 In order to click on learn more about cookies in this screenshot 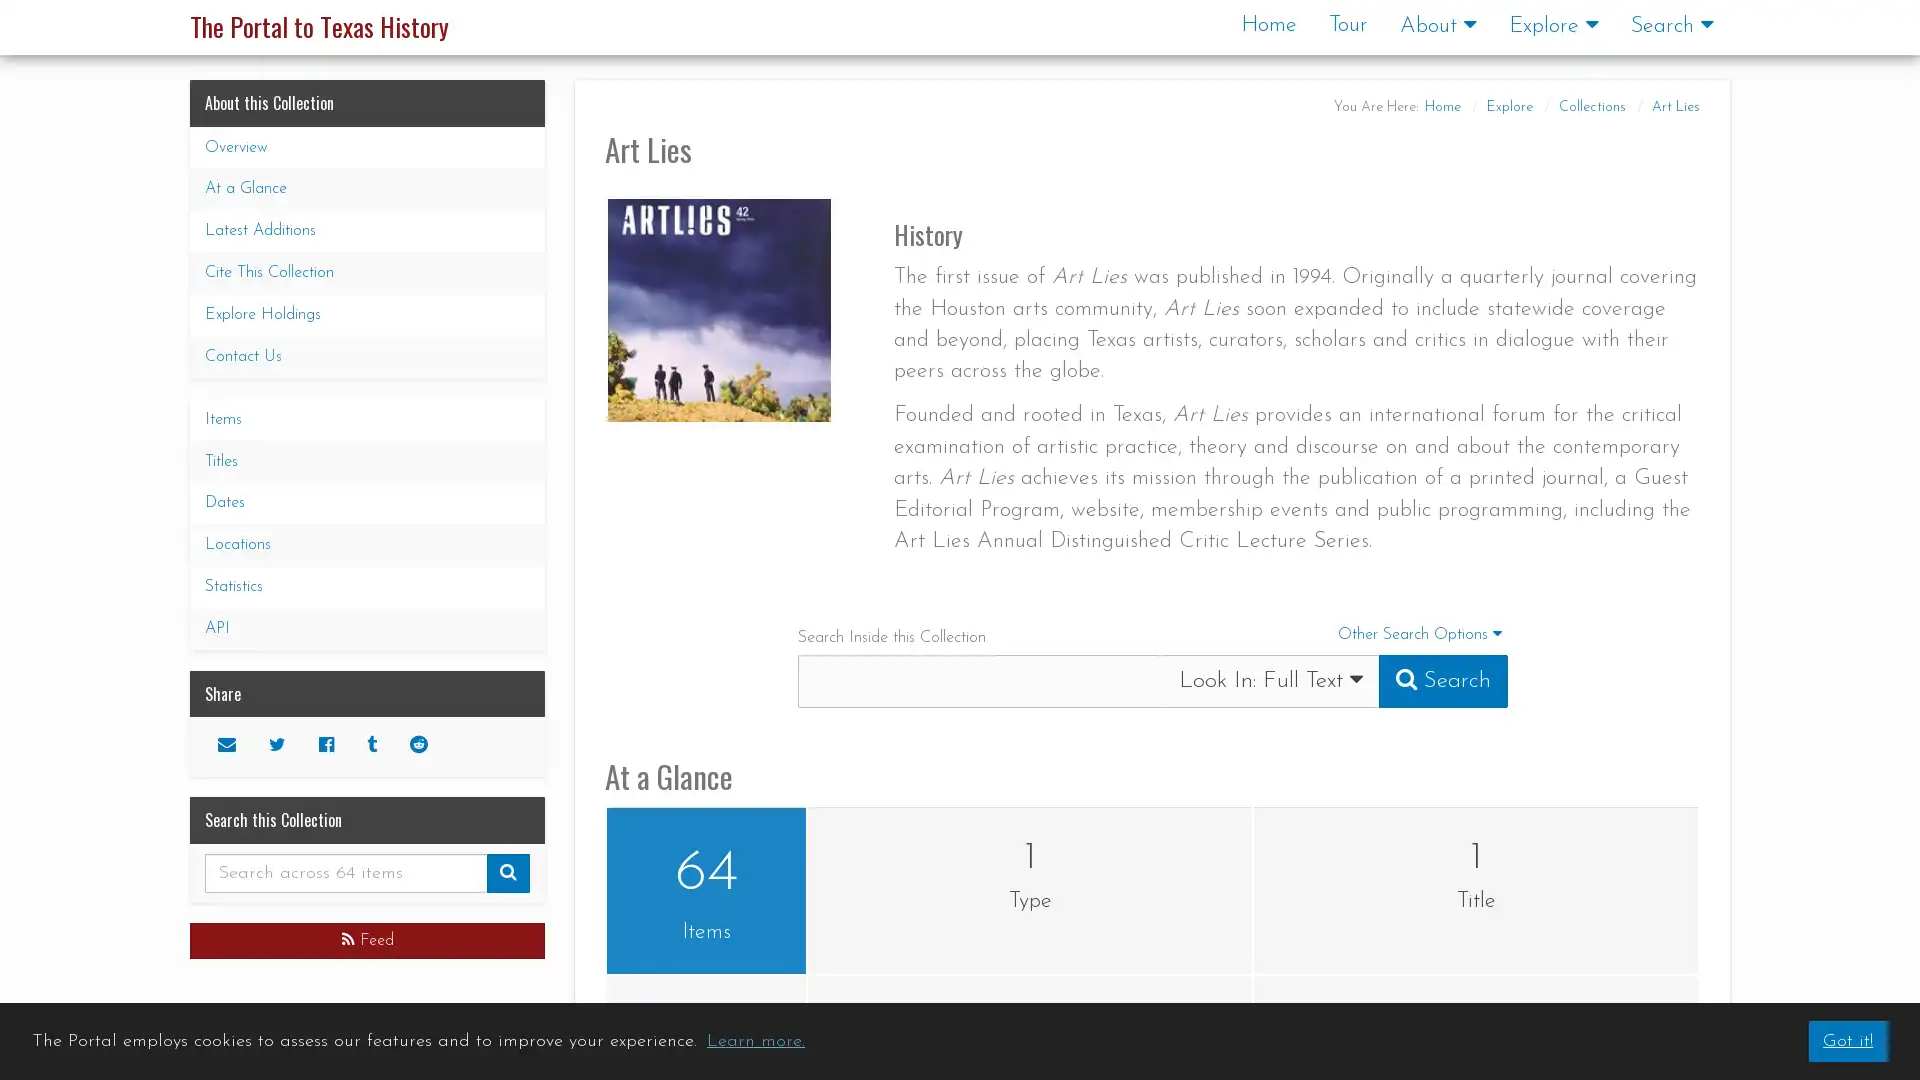, I will do `click(754, 1040)`.